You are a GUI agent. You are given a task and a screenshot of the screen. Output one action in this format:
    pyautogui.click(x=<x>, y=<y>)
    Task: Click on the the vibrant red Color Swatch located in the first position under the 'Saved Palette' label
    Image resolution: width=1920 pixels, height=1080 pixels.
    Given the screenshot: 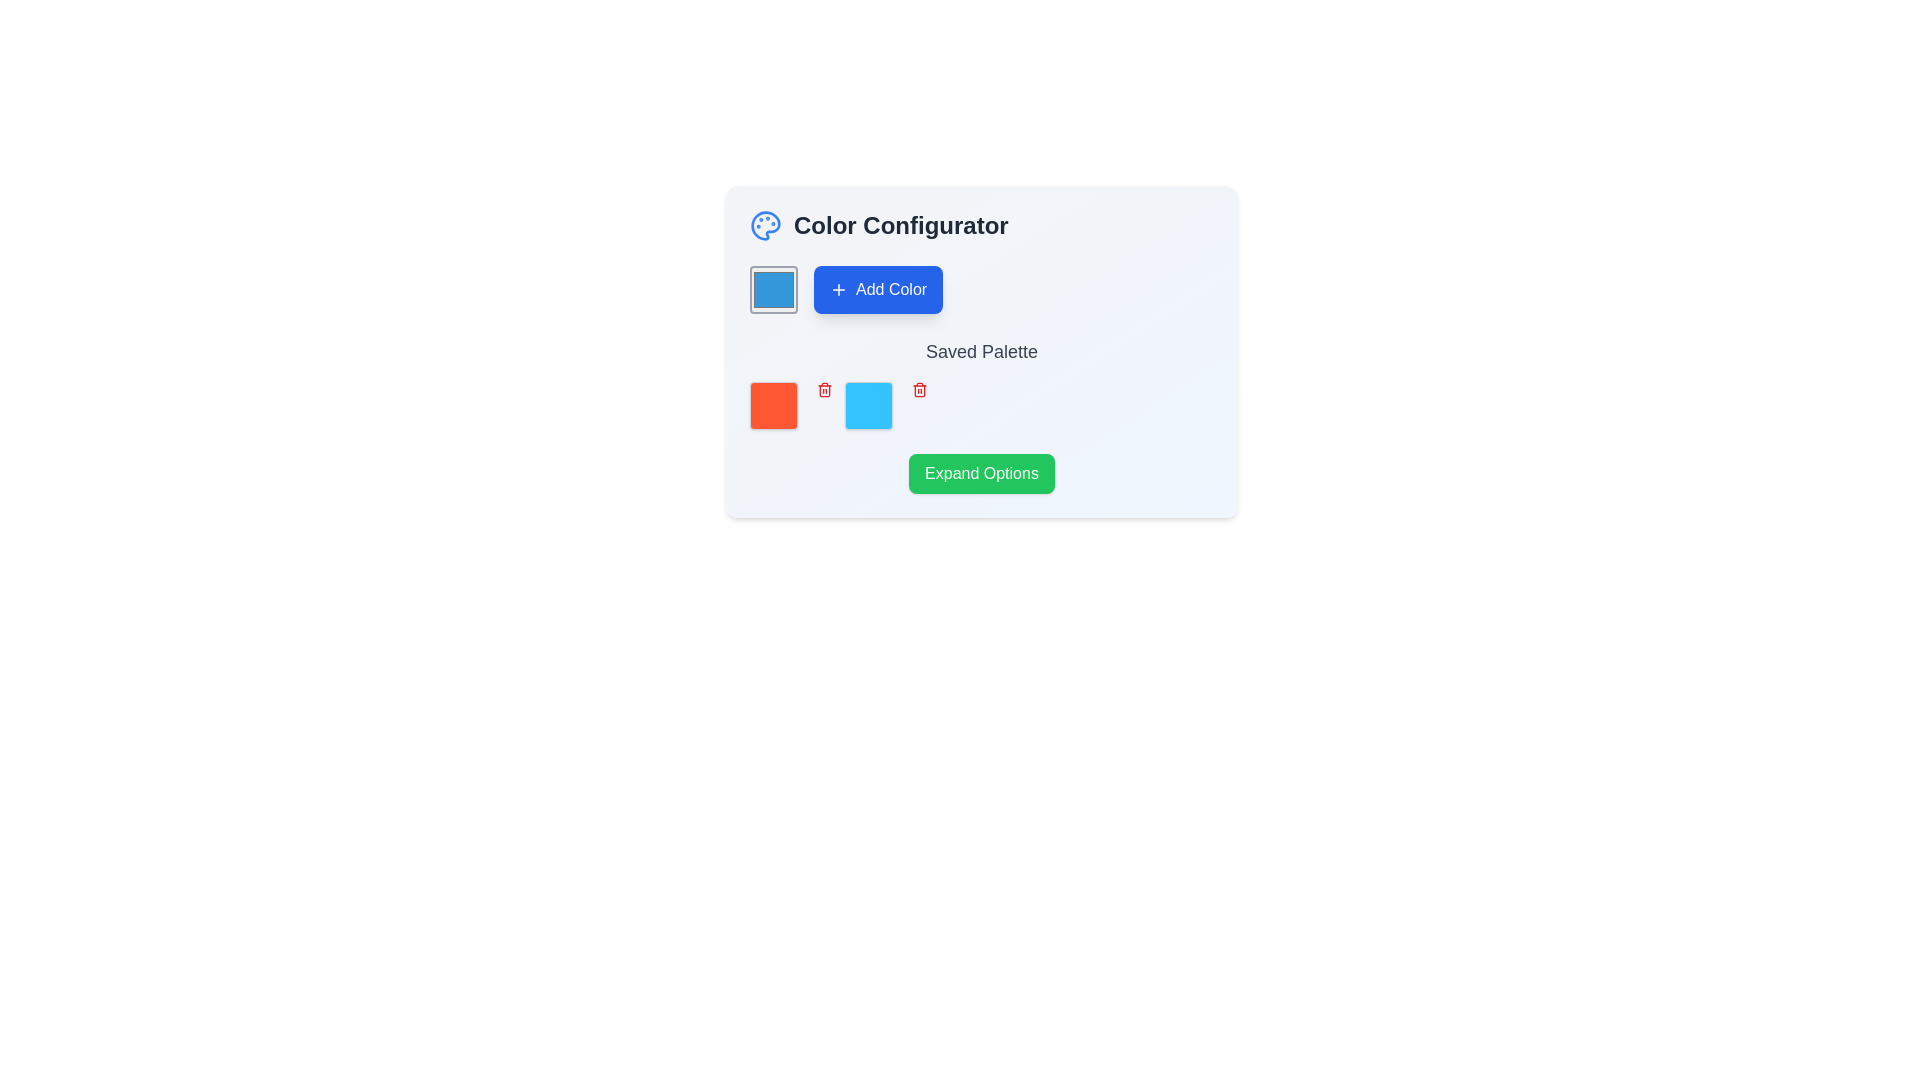 What is the action you would take?
    pyautogui.click(x=790, y=405)
    